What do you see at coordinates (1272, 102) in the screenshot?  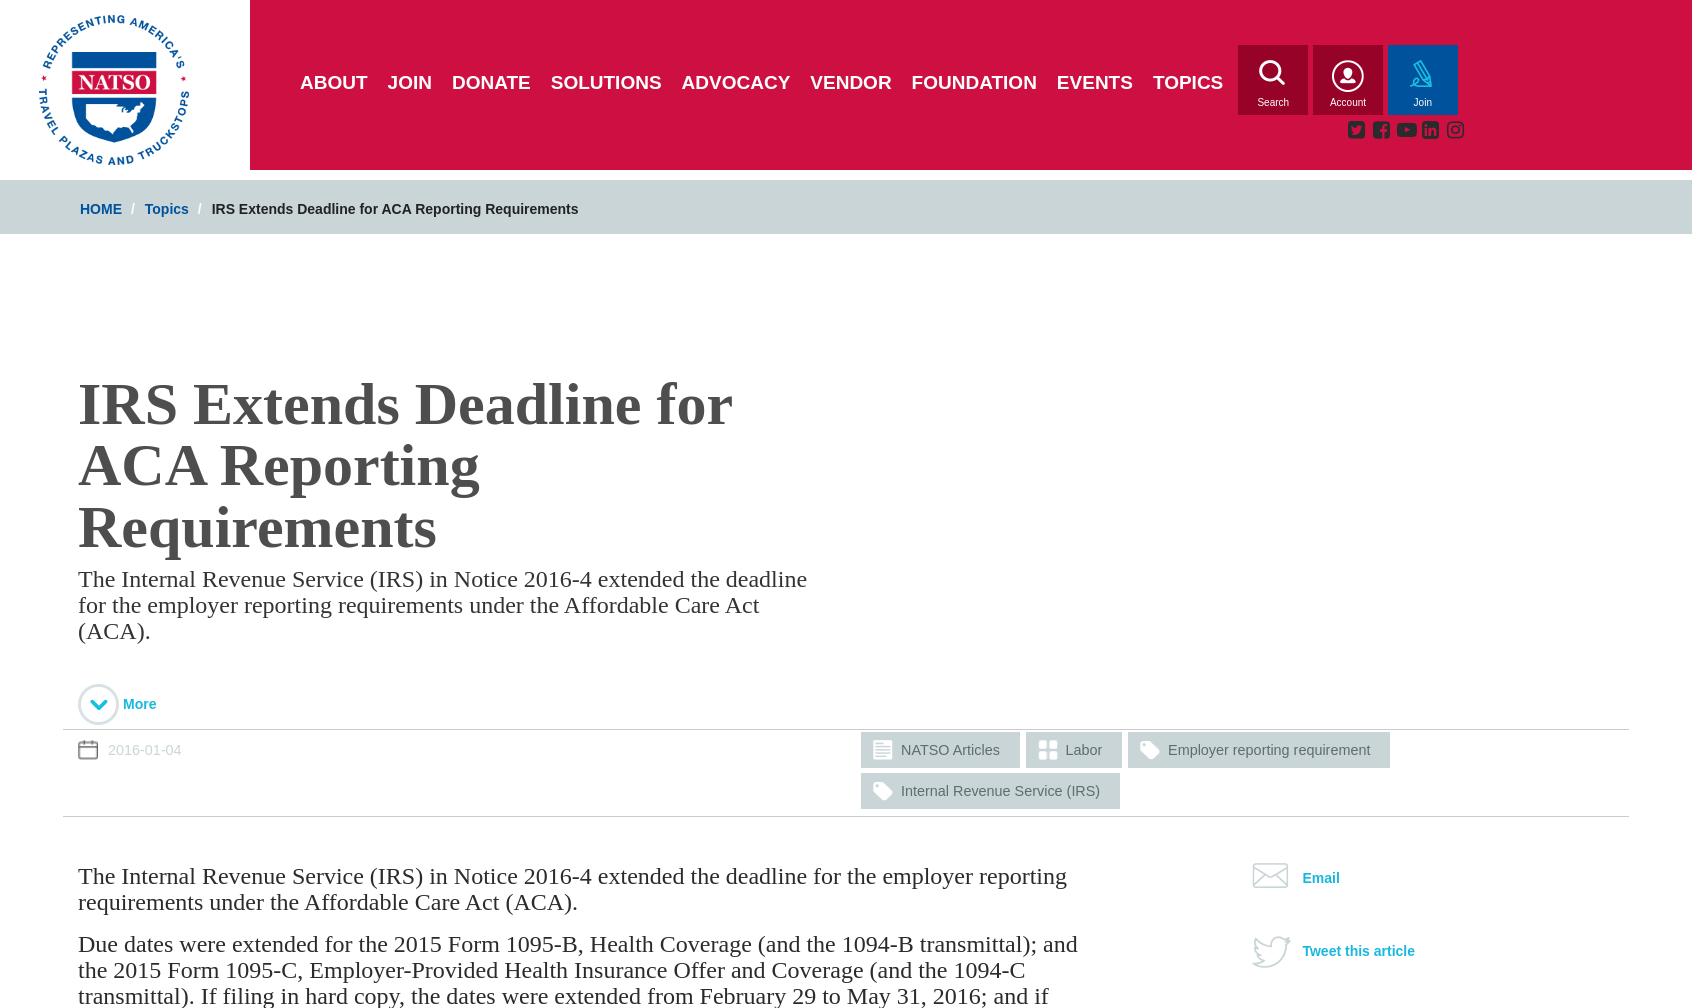 I see `'Search'` at bounding box center [1272, 102].